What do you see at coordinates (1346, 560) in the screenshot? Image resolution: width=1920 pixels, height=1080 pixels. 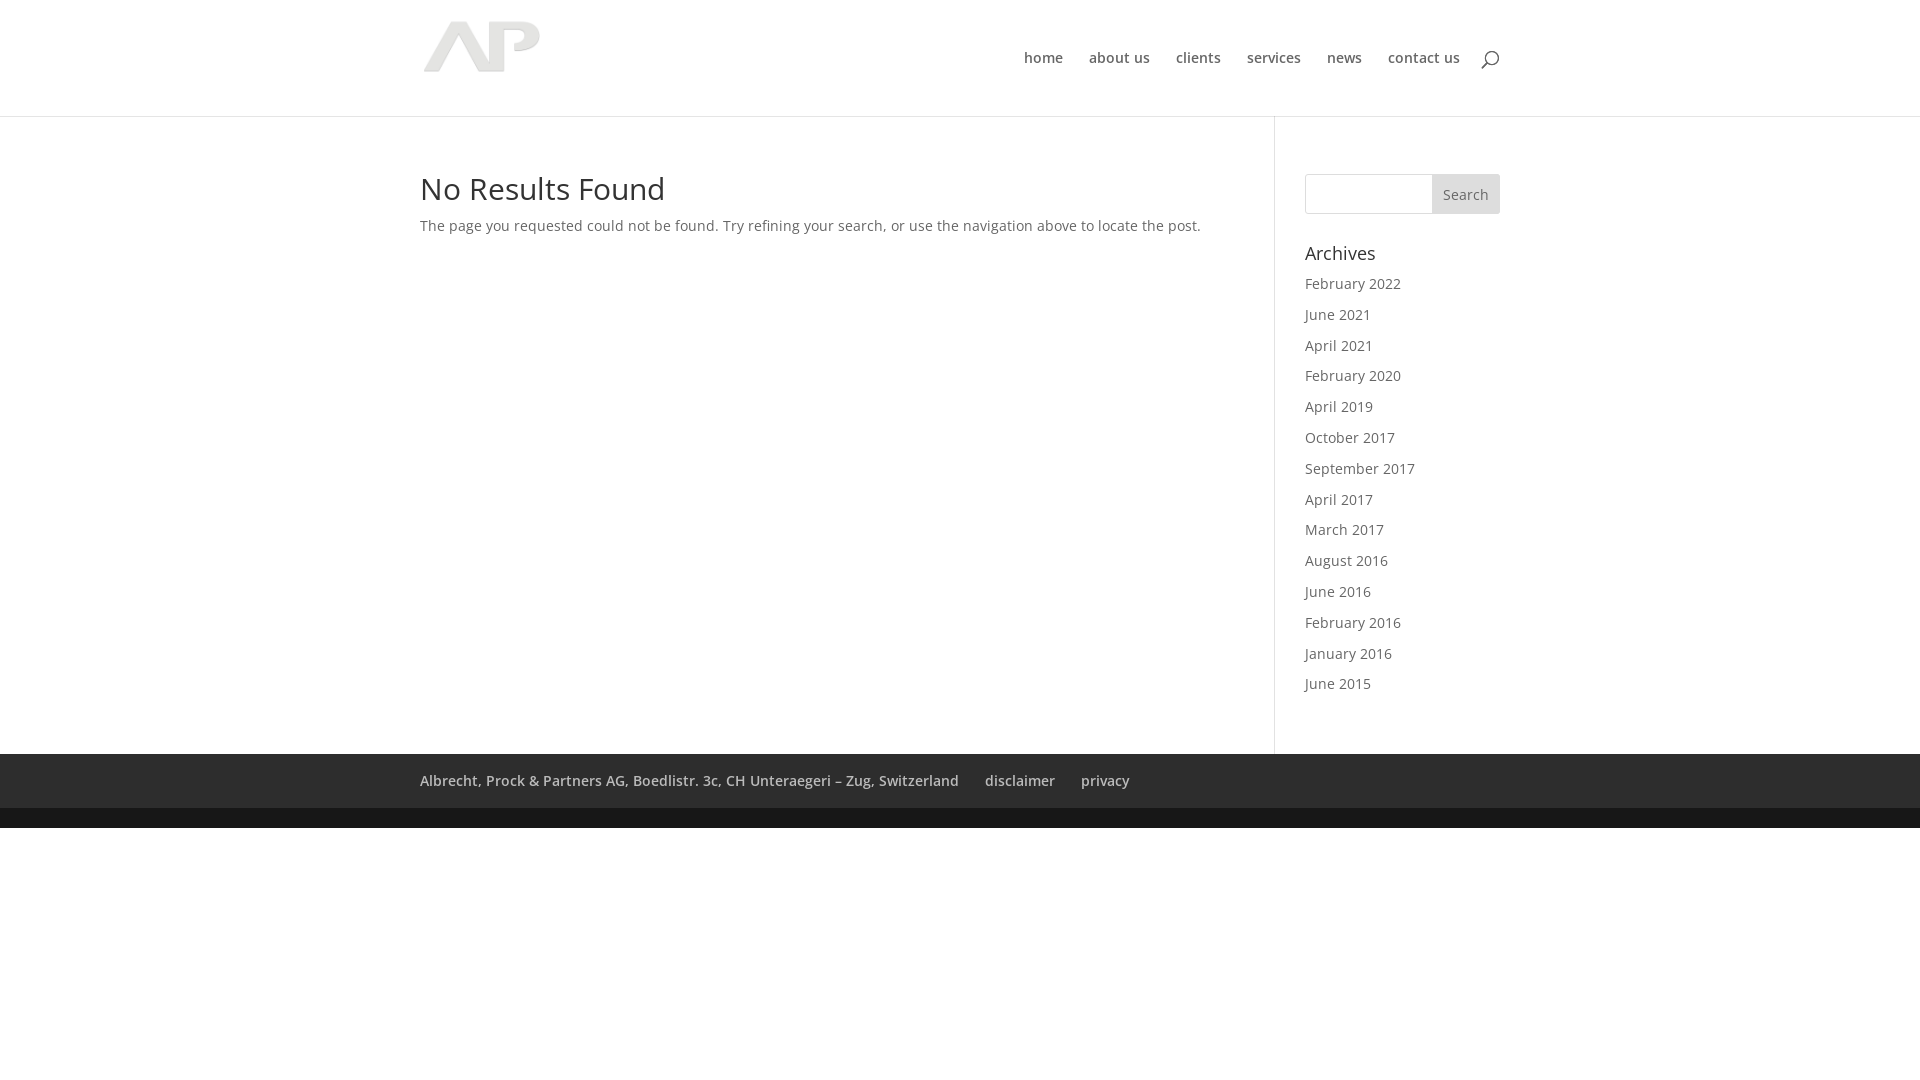 I see `'August 2016'` at bounding box center [1346, 560].